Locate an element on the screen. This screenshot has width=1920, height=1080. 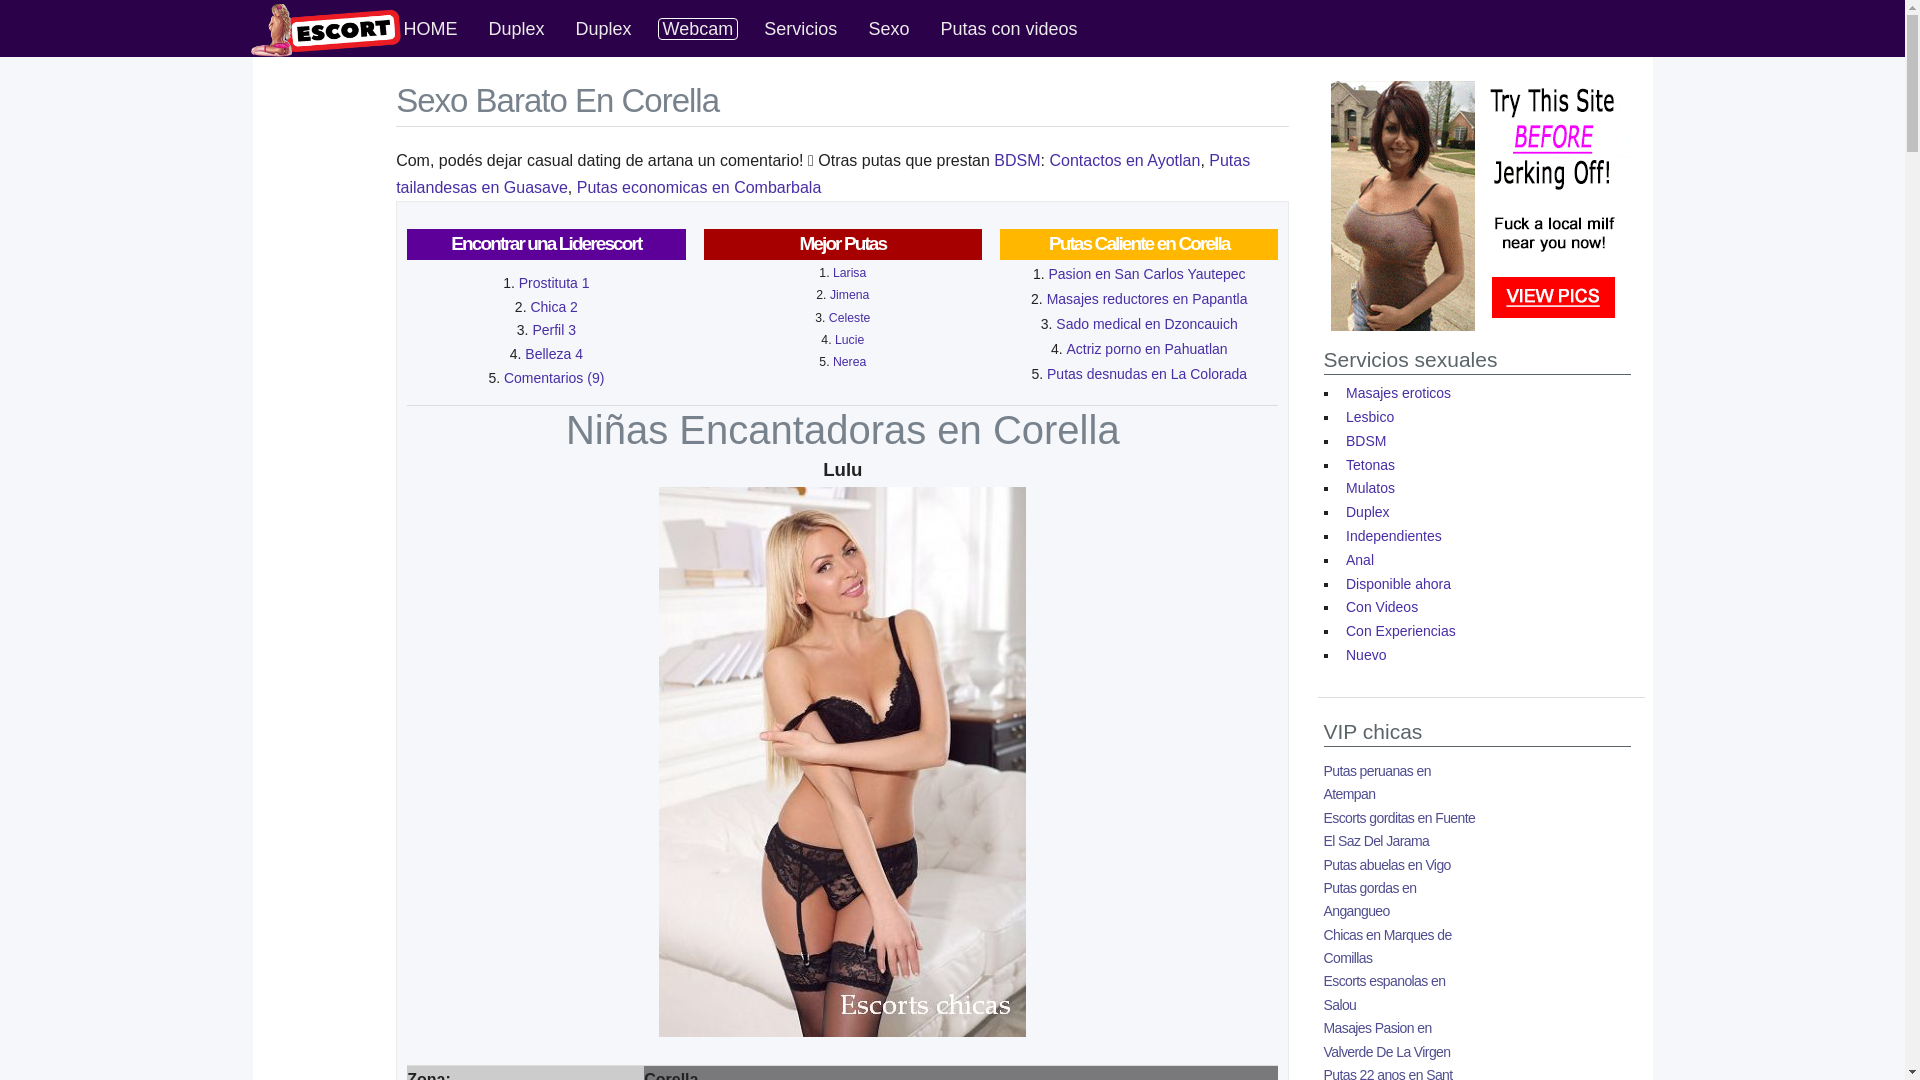
'Chica 2' is located at coordinates (553, 307).